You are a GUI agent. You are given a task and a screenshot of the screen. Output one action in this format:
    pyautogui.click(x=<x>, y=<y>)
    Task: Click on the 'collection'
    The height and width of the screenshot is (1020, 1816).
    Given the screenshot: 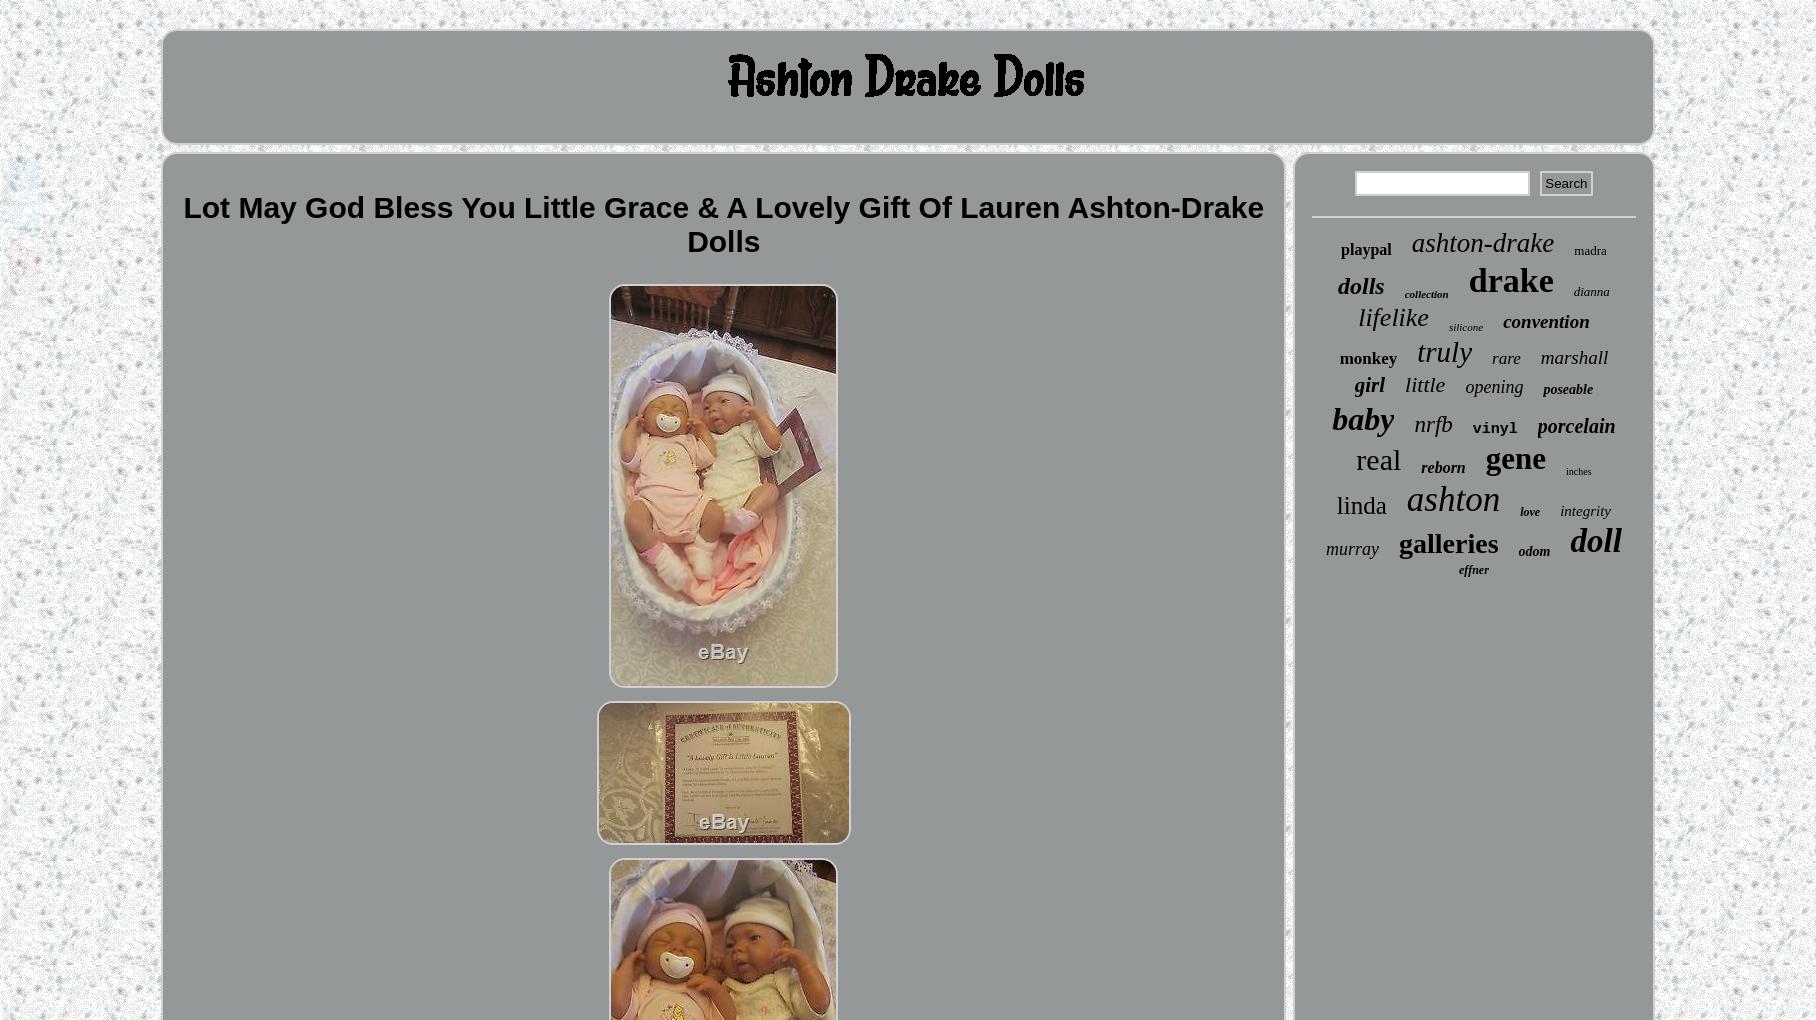 What is the action you would take?
    pyautogui.click(x=1425, y=292)
    